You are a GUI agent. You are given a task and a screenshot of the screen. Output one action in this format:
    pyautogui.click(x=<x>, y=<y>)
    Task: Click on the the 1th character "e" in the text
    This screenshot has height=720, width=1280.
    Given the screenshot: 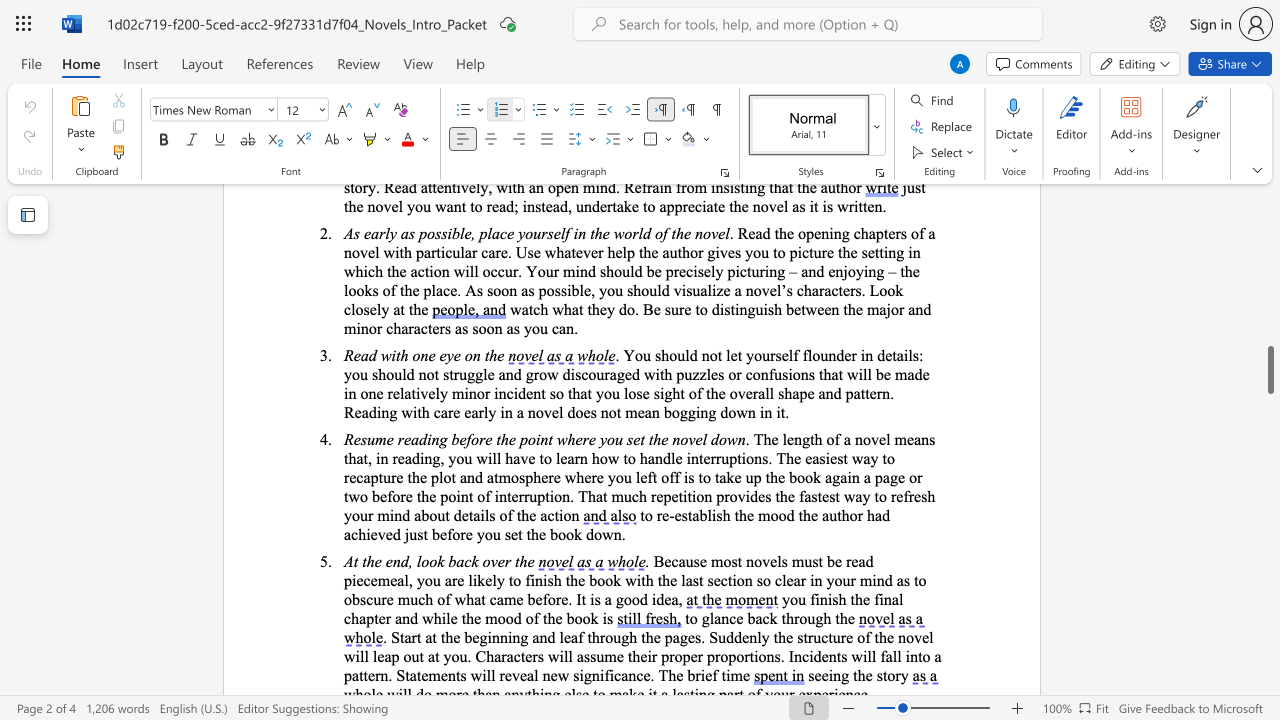 What is the action you would take?
    pyautogui.click(x=866, y=598)
    